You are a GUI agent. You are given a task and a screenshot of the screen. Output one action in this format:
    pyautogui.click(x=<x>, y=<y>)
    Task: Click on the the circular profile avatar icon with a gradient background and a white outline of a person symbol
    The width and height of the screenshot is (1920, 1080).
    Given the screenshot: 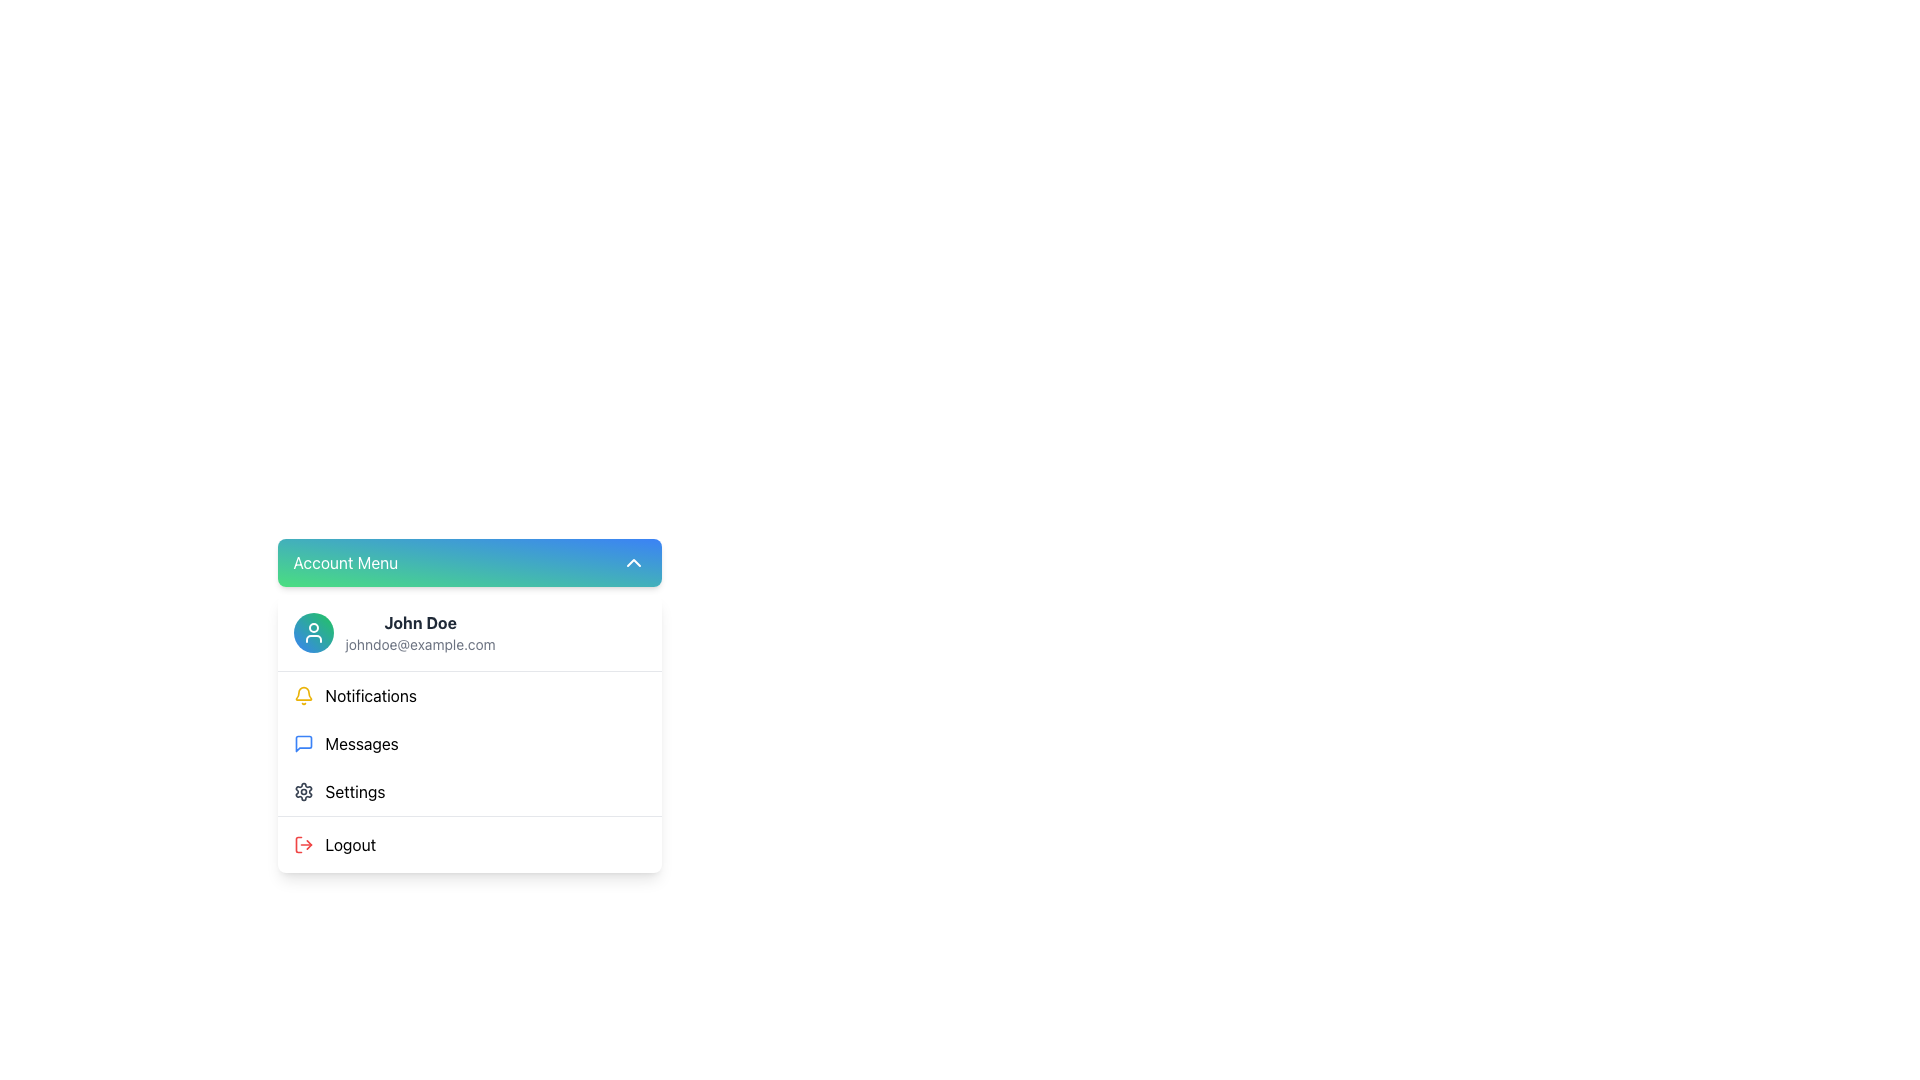 What is the action you would take?
    pyautogui.click(x=312, y=632)
    